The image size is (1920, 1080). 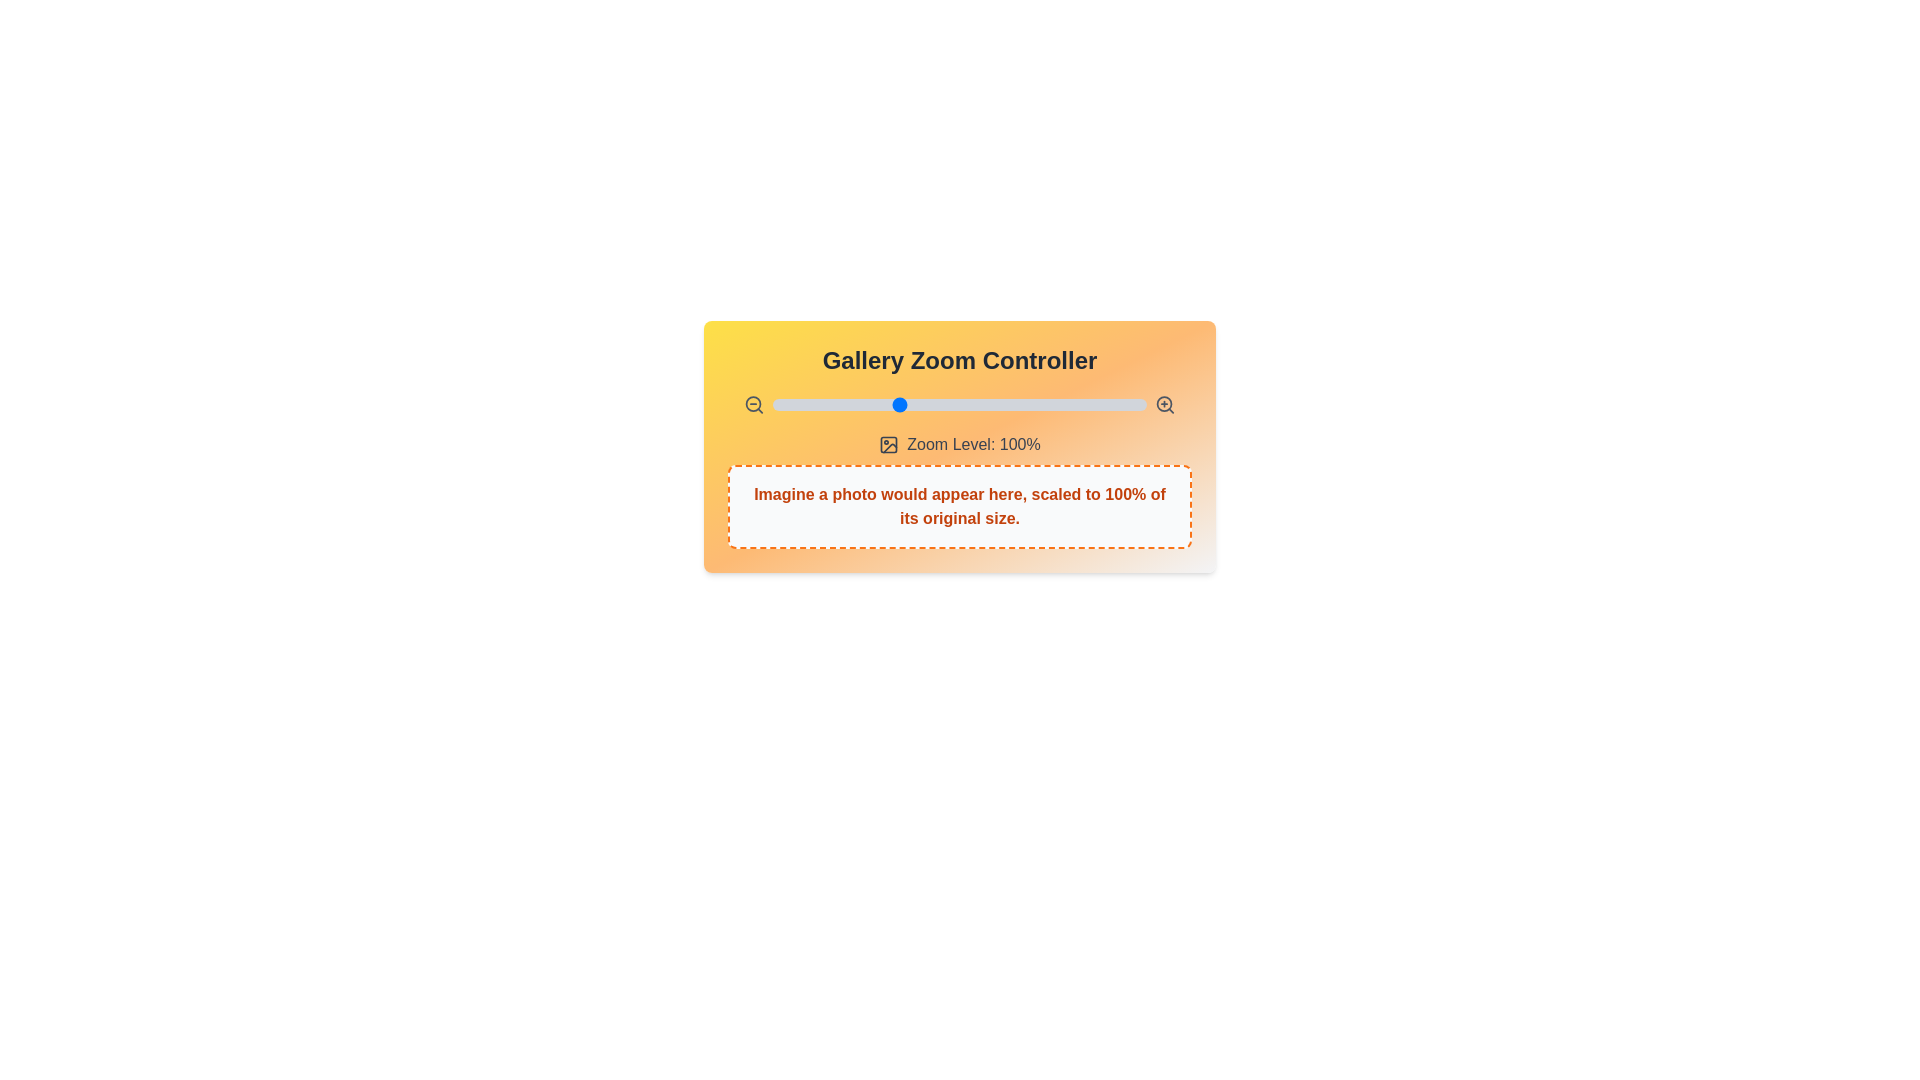 I want to click on the zoom level to 152% by interacting with the slider, so click(x=1027, y=405).